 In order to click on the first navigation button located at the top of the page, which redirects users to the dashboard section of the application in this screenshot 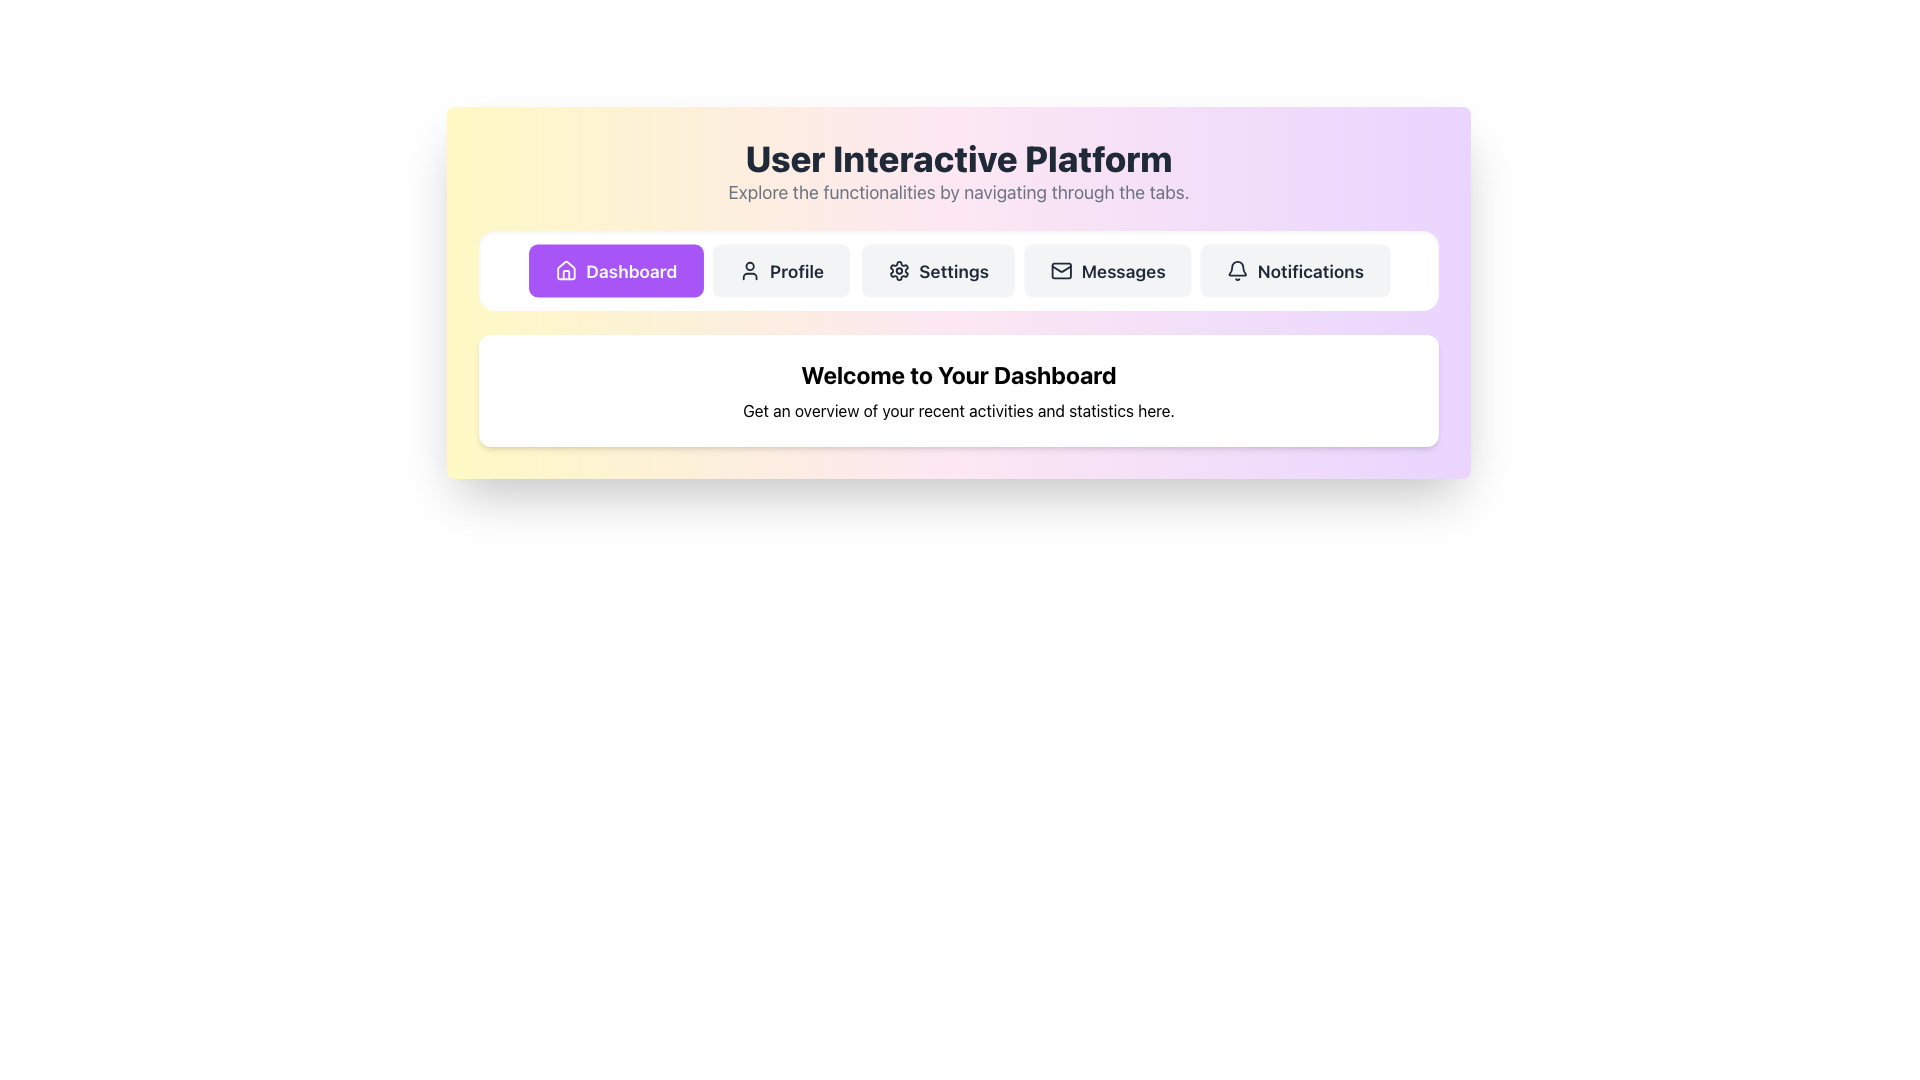, I will do `click(614, 270)`.